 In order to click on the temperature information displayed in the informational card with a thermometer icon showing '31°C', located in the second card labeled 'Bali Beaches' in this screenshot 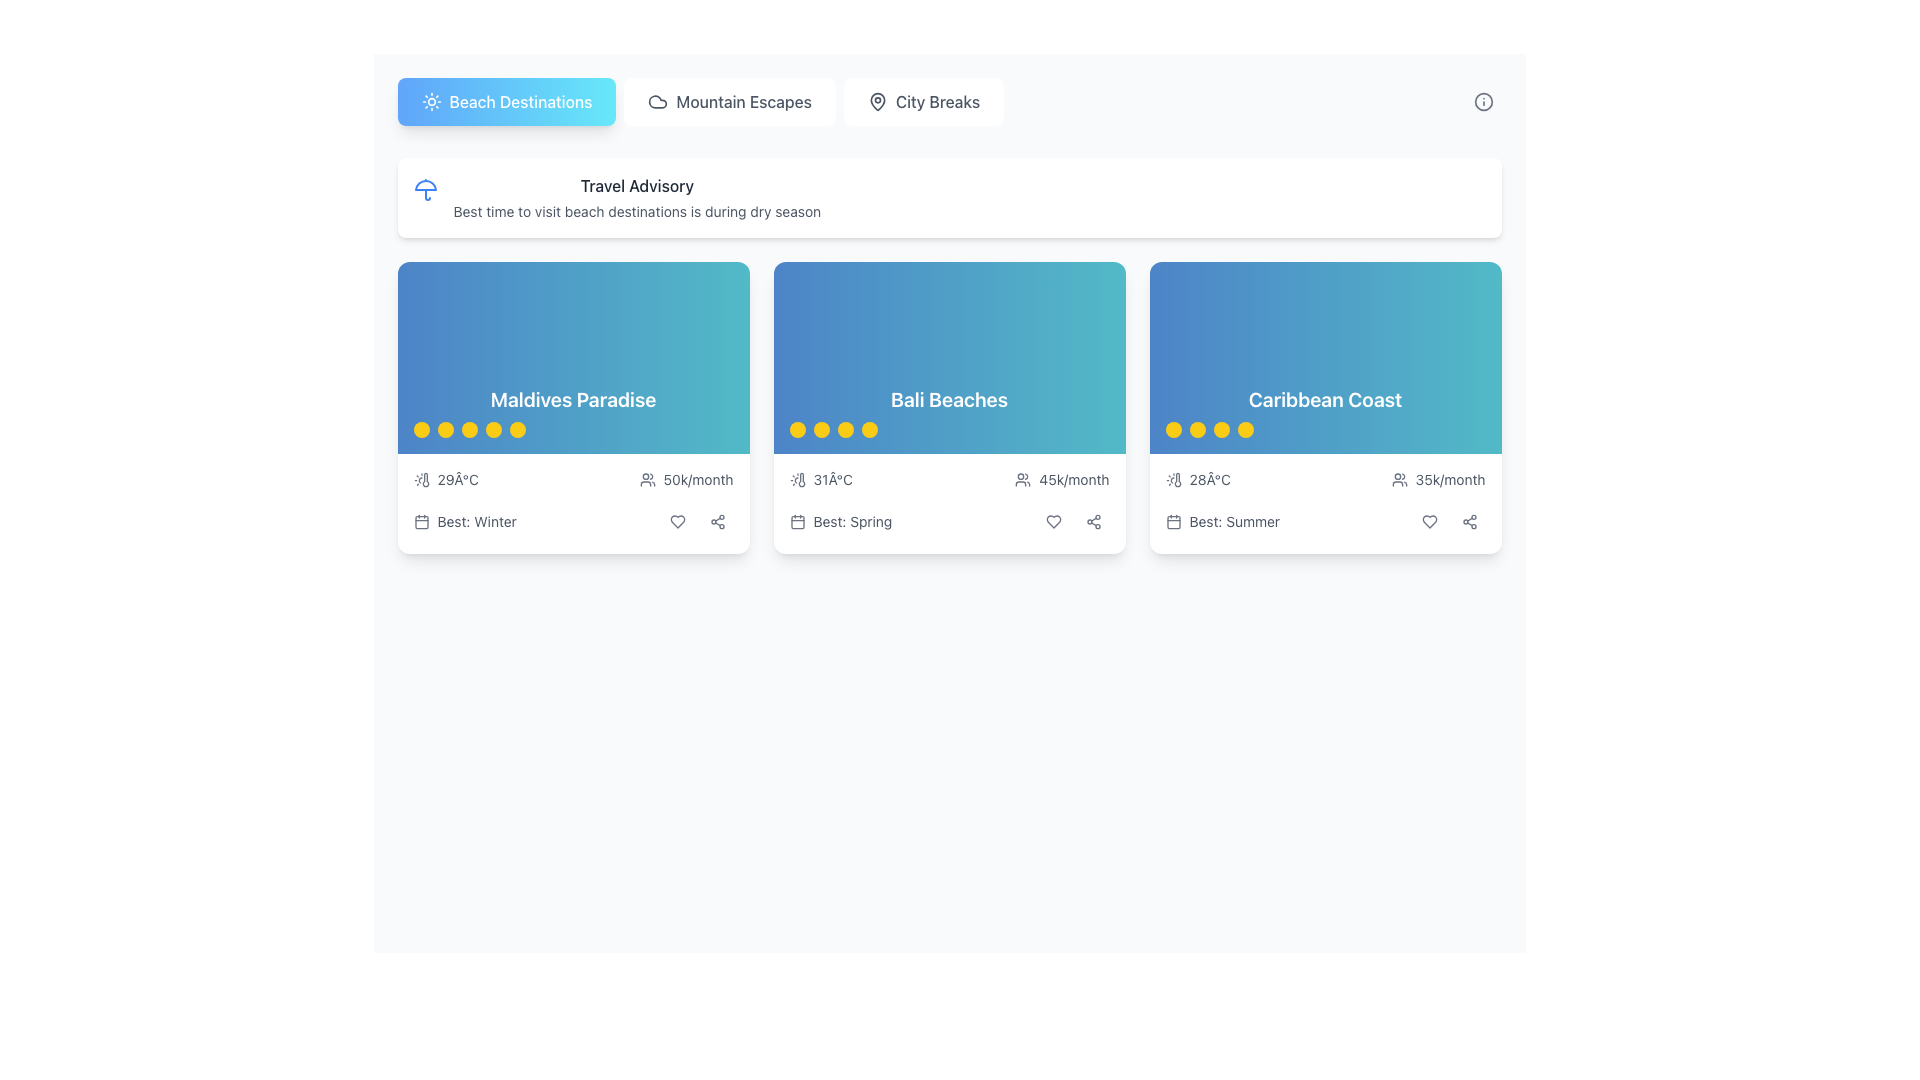, I will do `click(821, 479)`.